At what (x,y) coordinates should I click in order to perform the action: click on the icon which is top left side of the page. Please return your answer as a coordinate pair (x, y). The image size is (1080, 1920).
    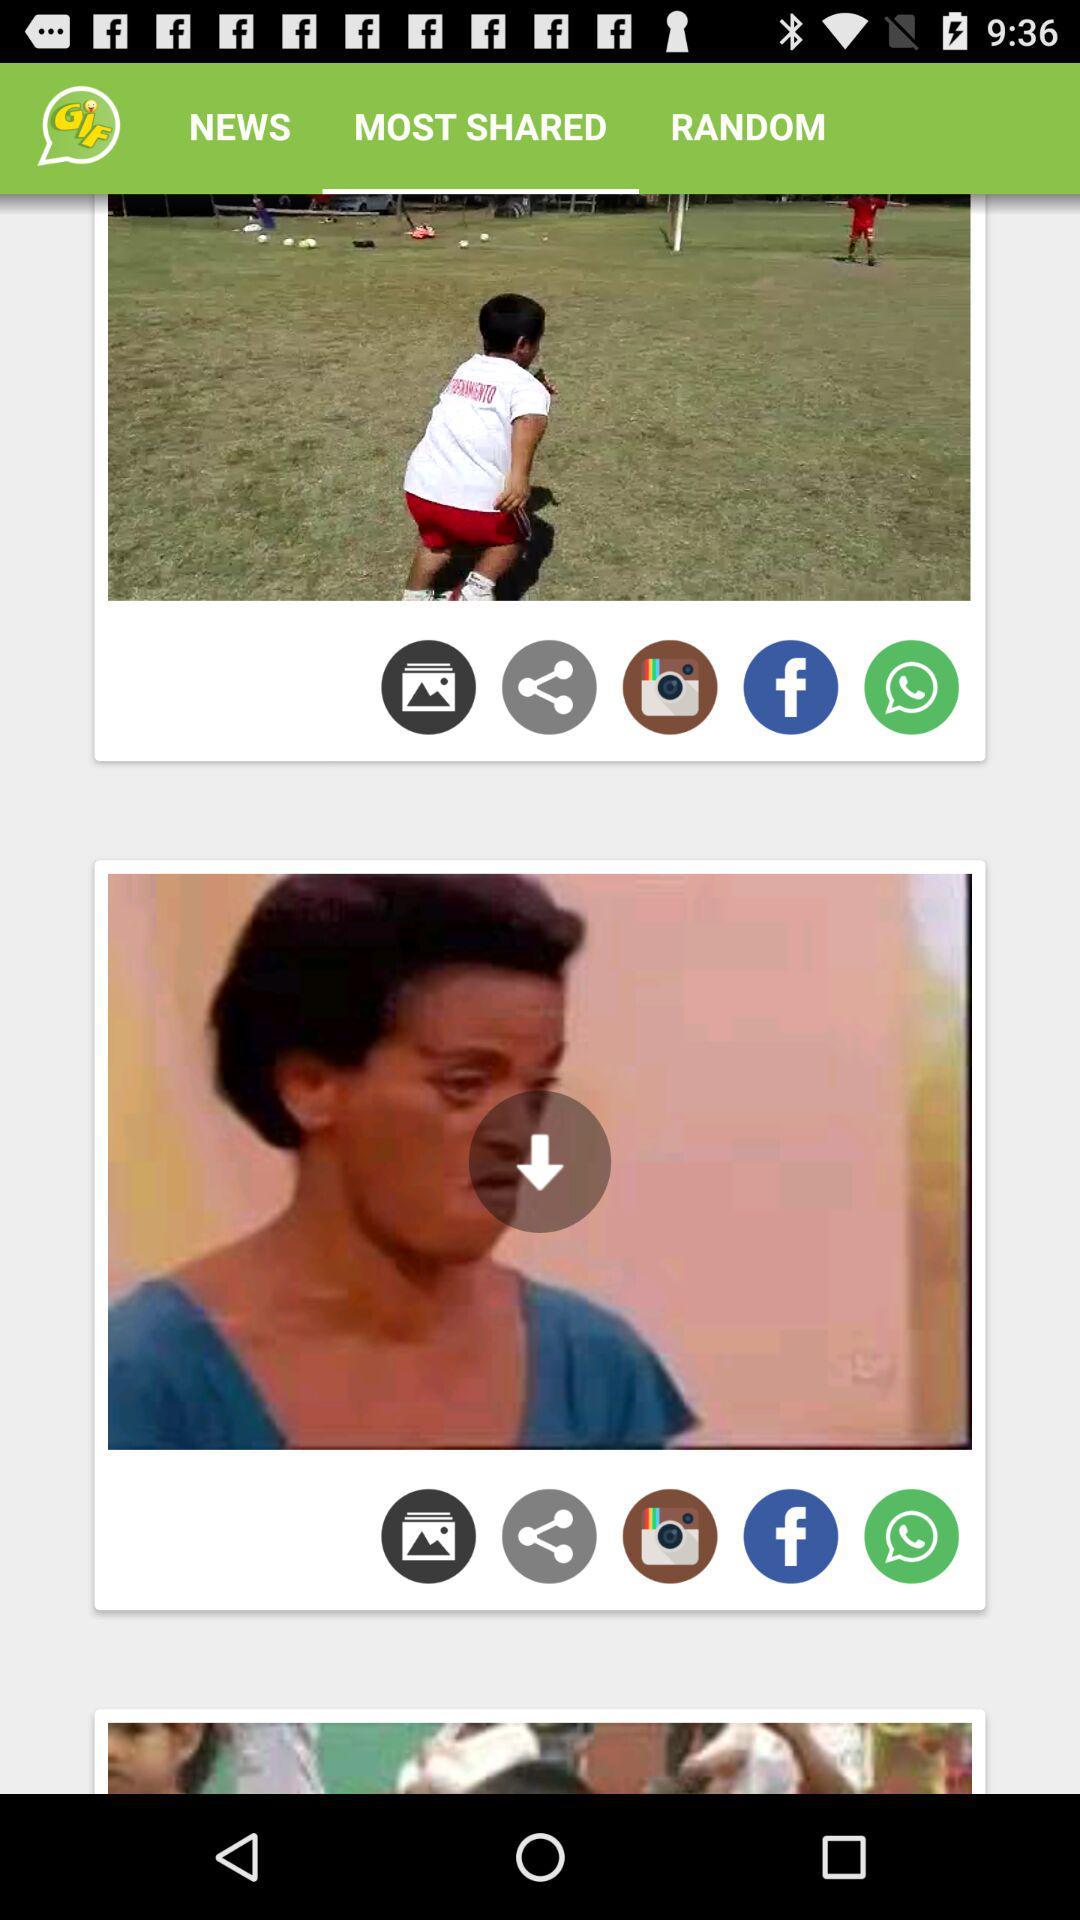
    Looking at the image, I should click on (77, 124).